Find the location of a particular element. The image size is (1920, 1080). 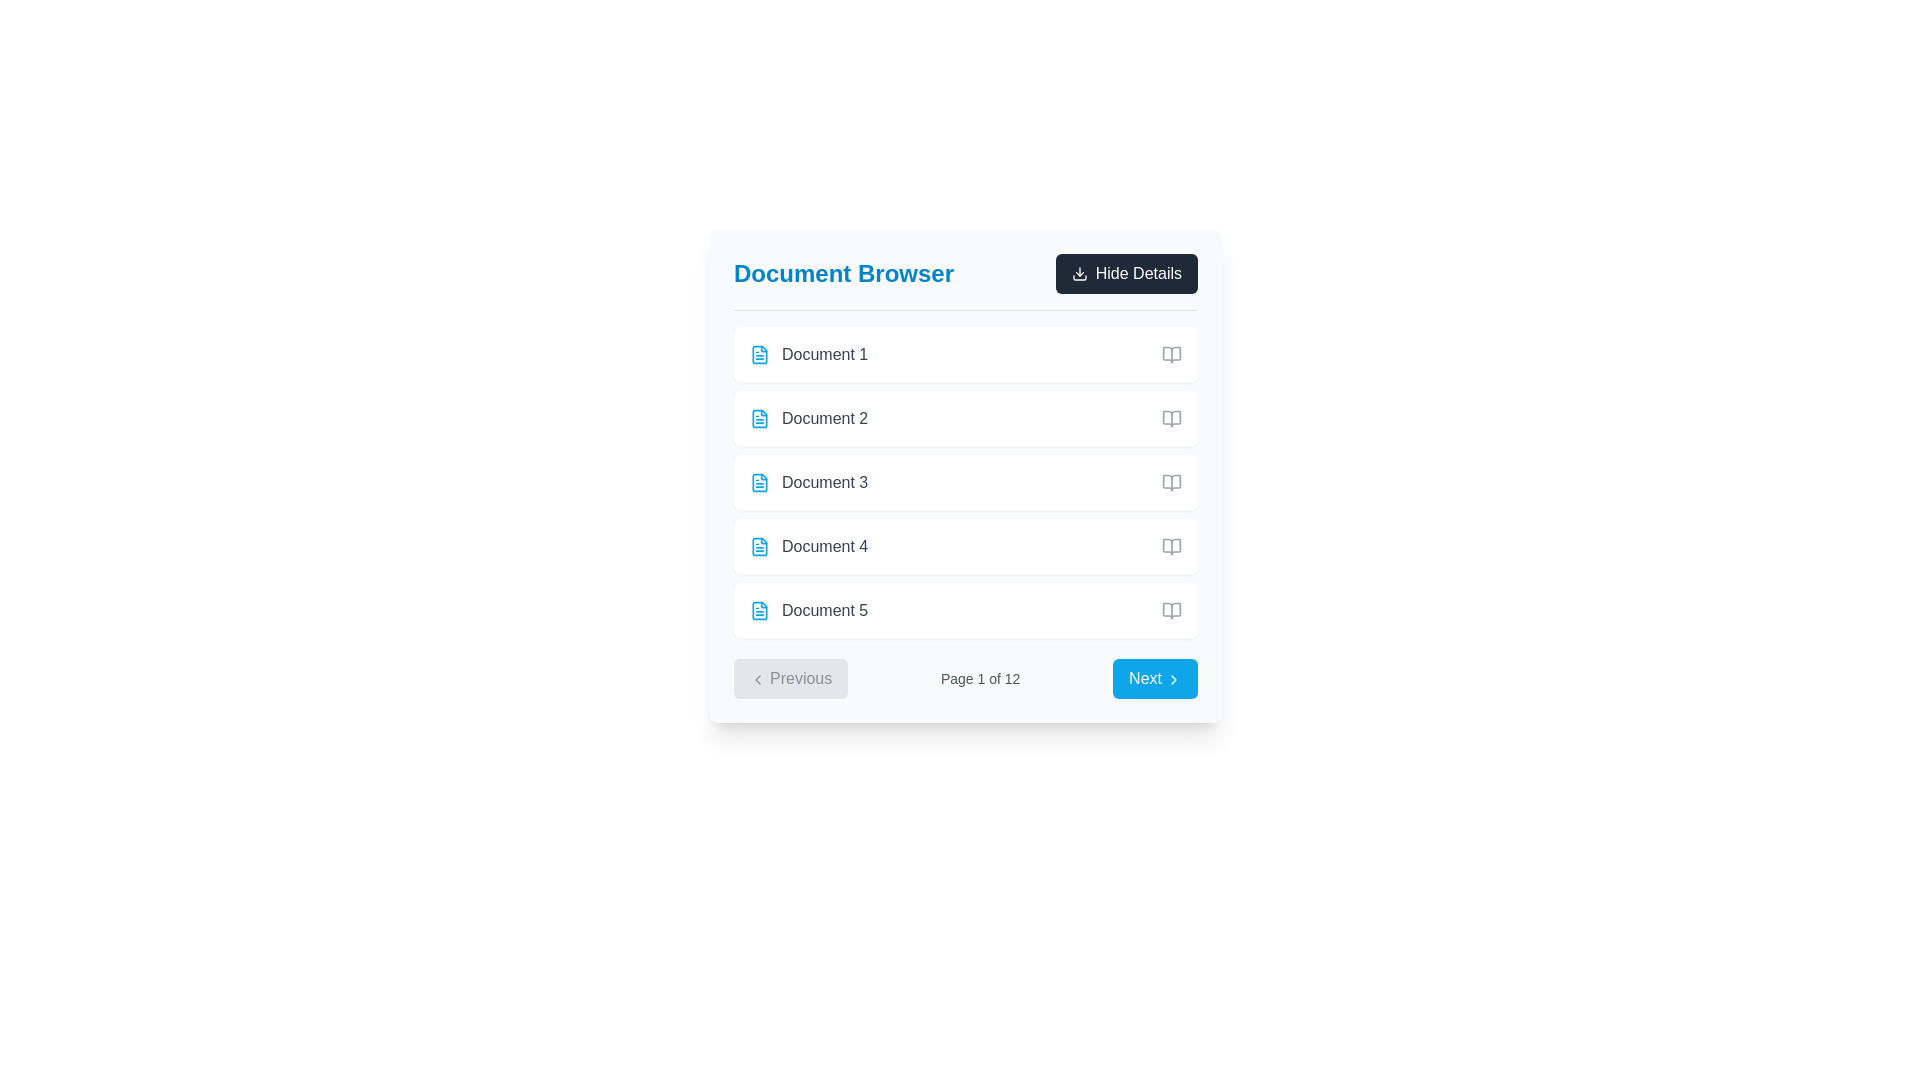

the icon button located to the far right of the 'Document 1' row in the document browser interface is located at coordinates (1171, 353).